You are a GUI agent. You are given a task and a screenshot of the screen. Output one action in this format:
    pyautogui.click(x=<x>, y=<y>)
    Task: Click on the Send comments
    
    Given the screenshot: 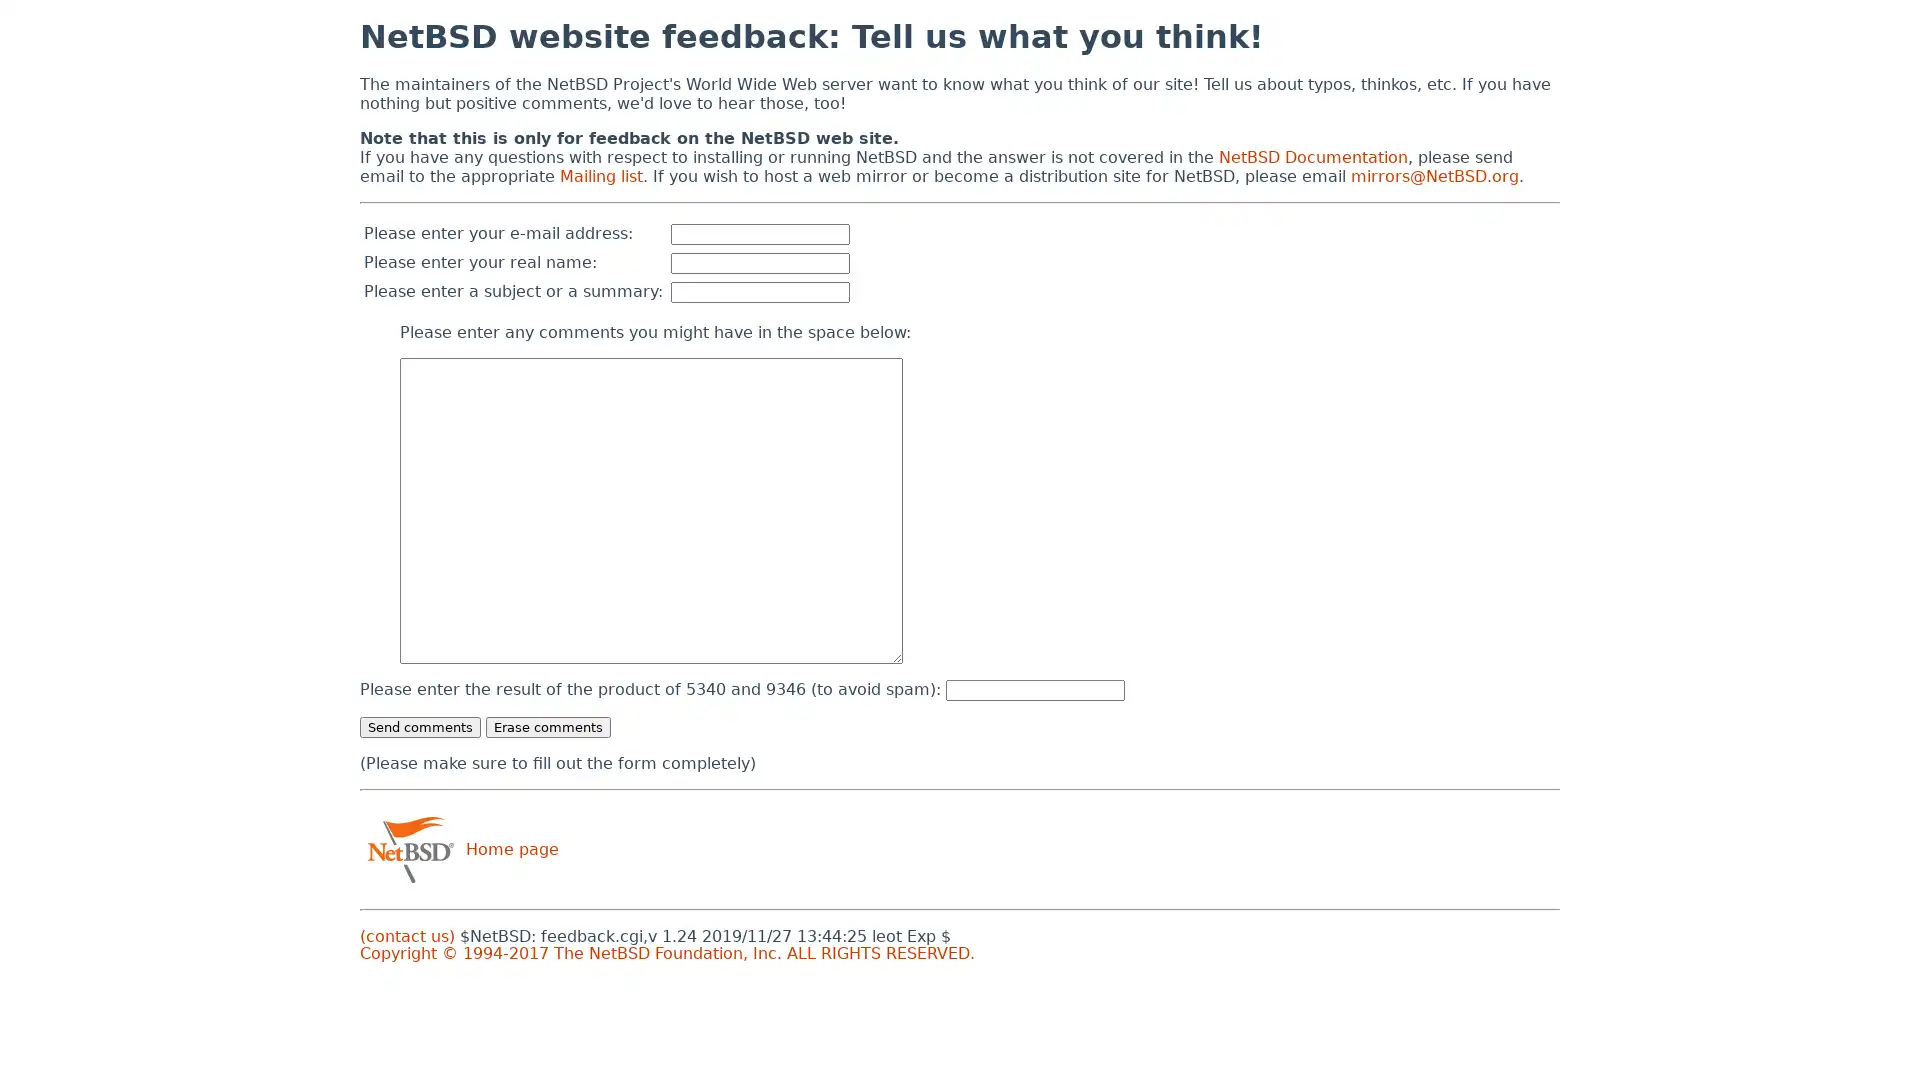 What is the action you would take?
    pyautogui.click(x=419, y=726)
    